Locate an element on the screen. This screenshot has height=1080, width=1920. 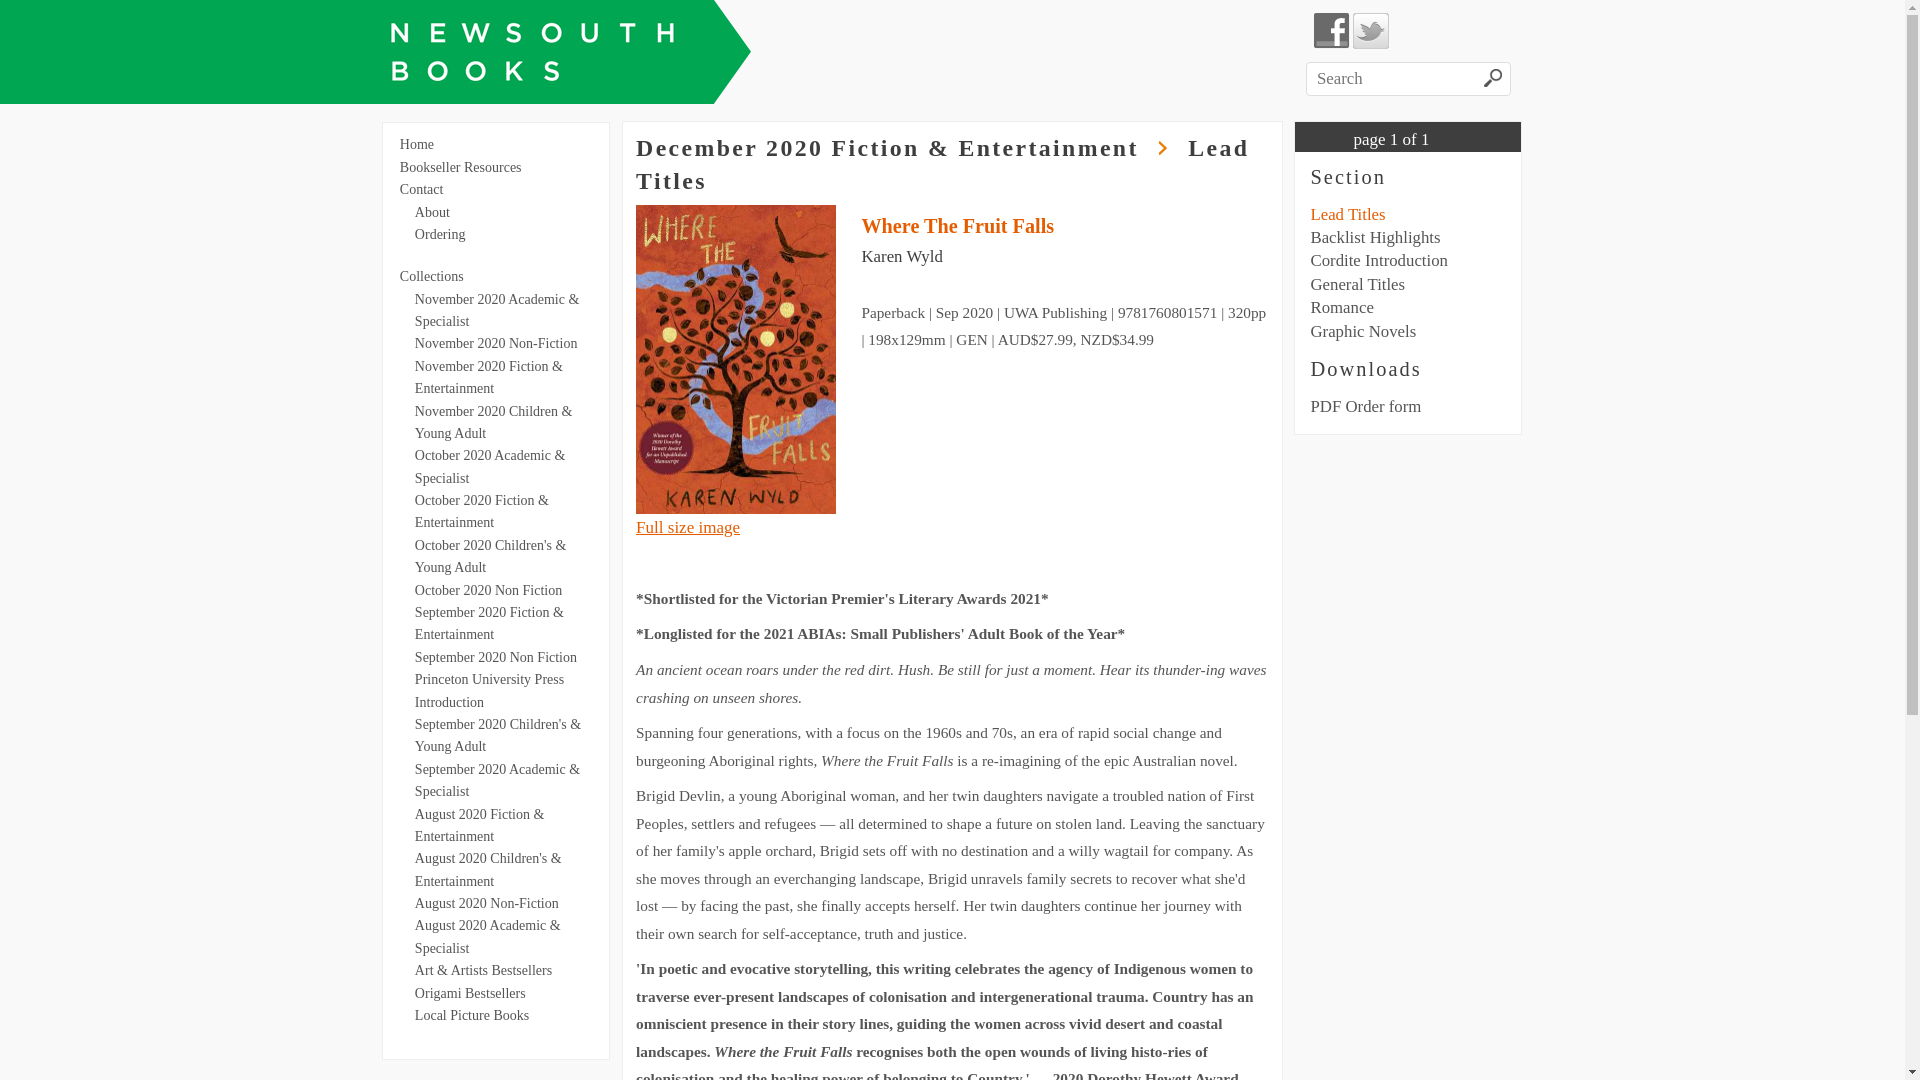
'Graphic Novels' is located at coordinates (1362, 330).